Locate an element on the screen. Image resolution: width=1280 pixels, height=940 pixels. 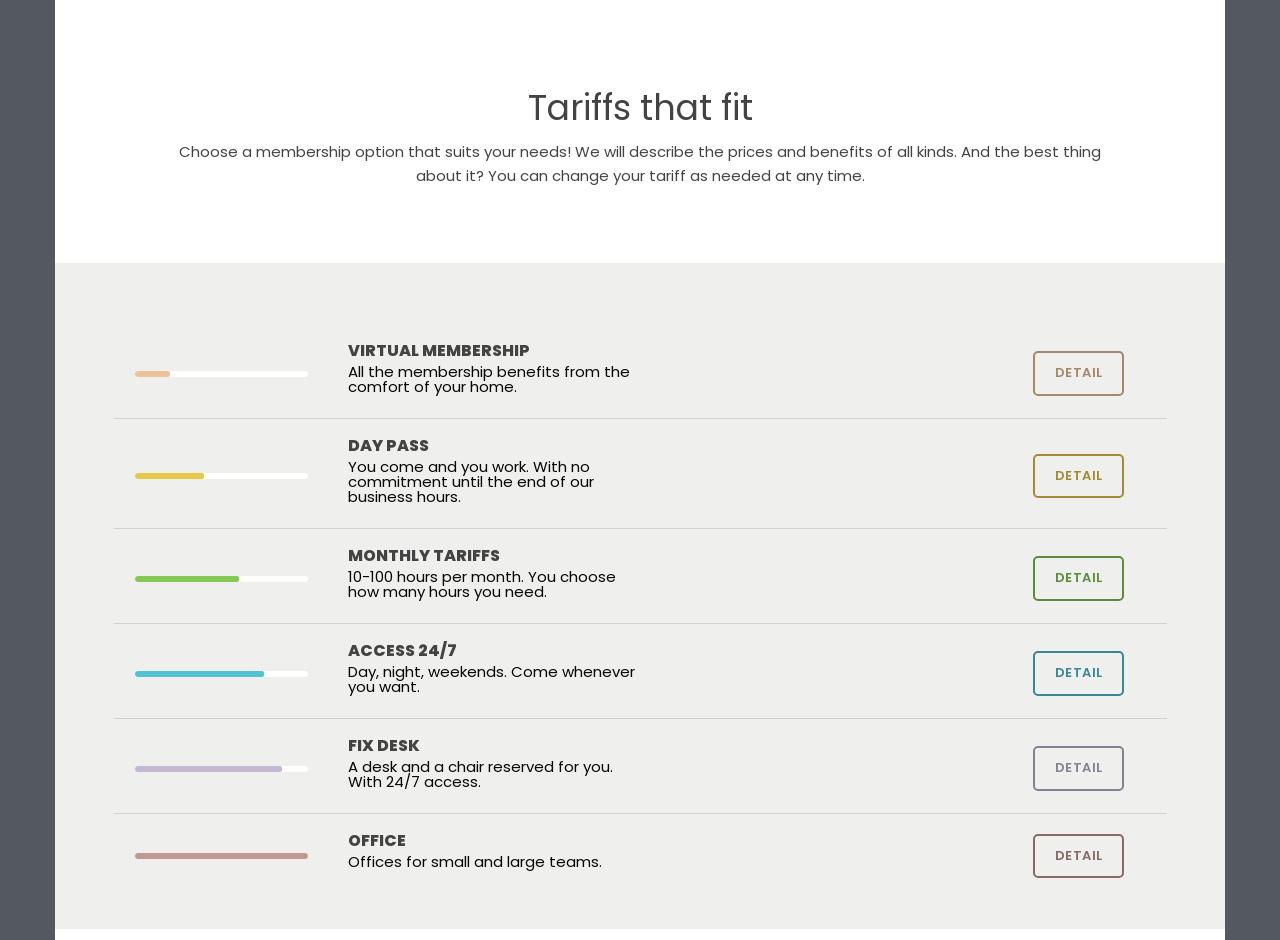
'Choose a membership option that suits your needs! We will describe the prices and benefits of all kinds. And the best thing about it? You can change your tariff as needed at any time.' is located at coordinates (178, 163).